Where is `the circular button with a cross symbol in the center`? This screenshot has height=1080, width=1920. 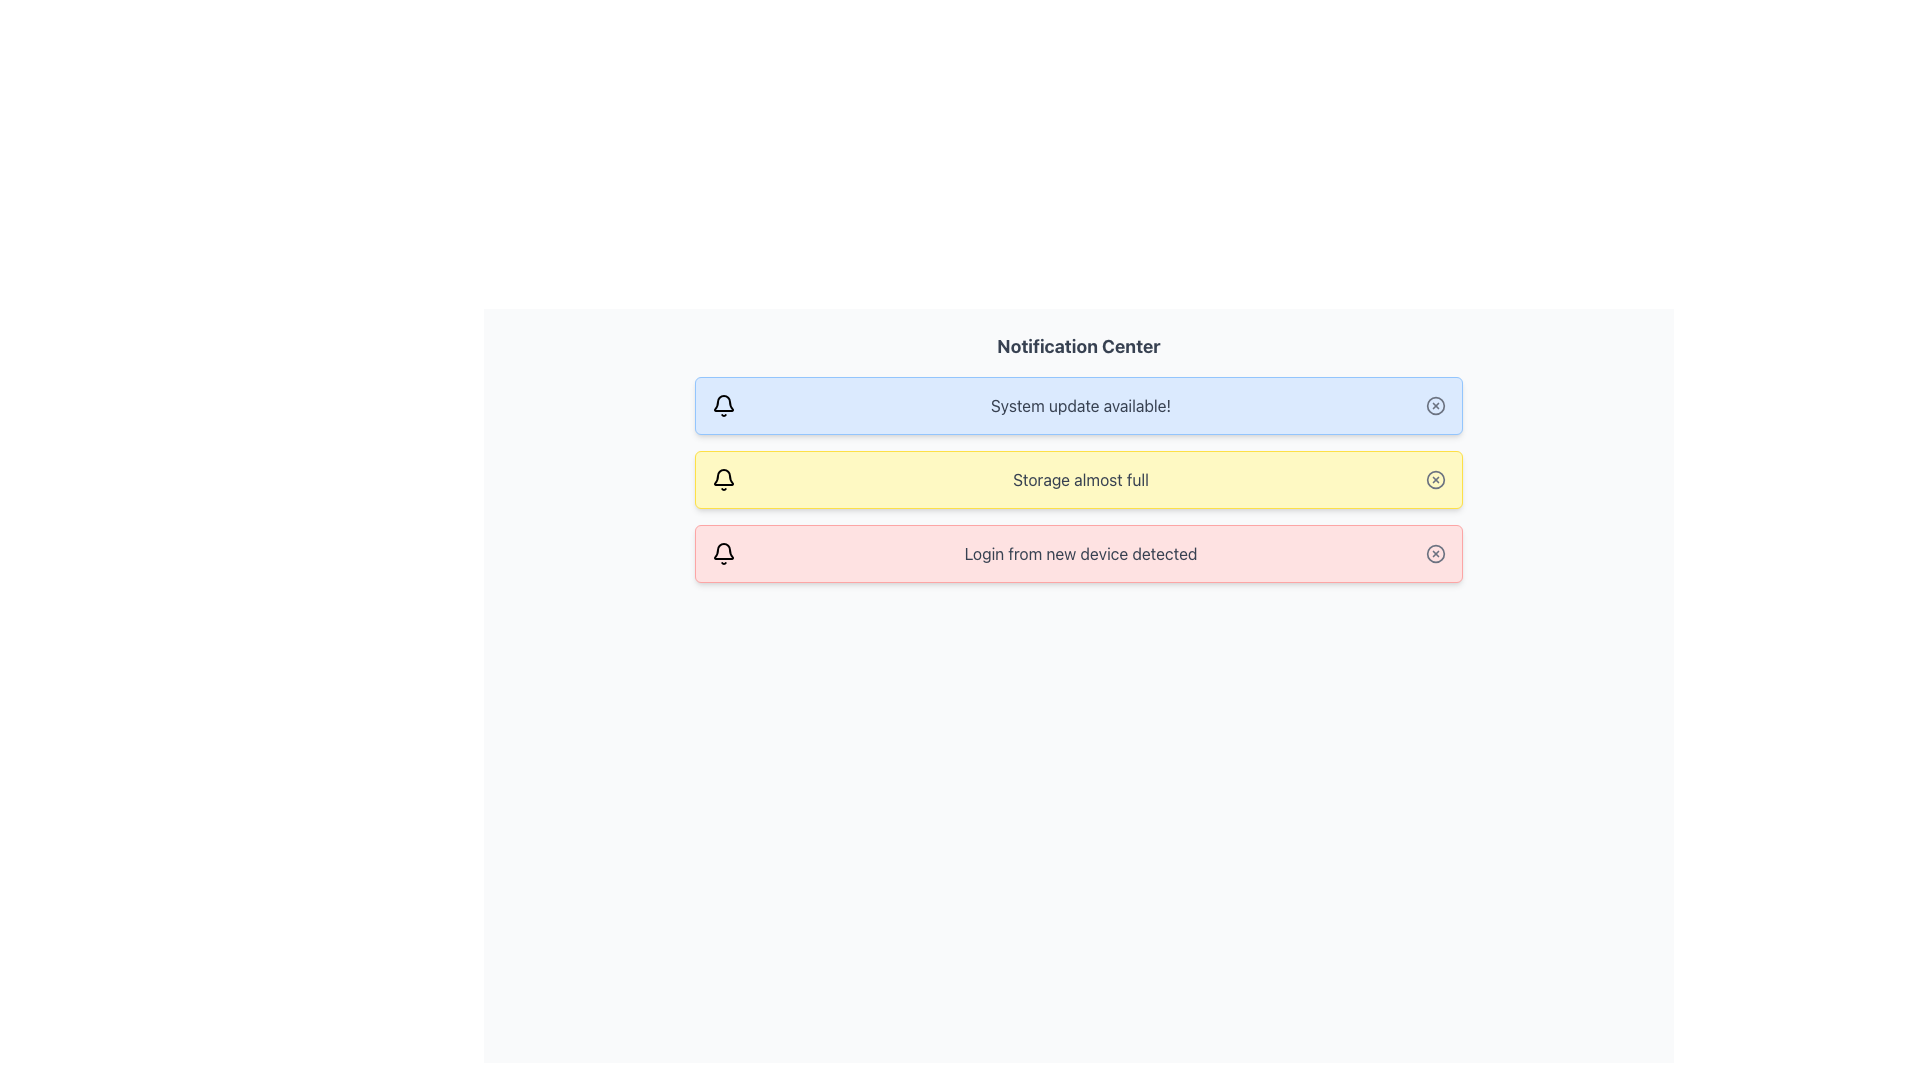
the circular button with a cross symbol in the center is located at coordinates (1434, 479).